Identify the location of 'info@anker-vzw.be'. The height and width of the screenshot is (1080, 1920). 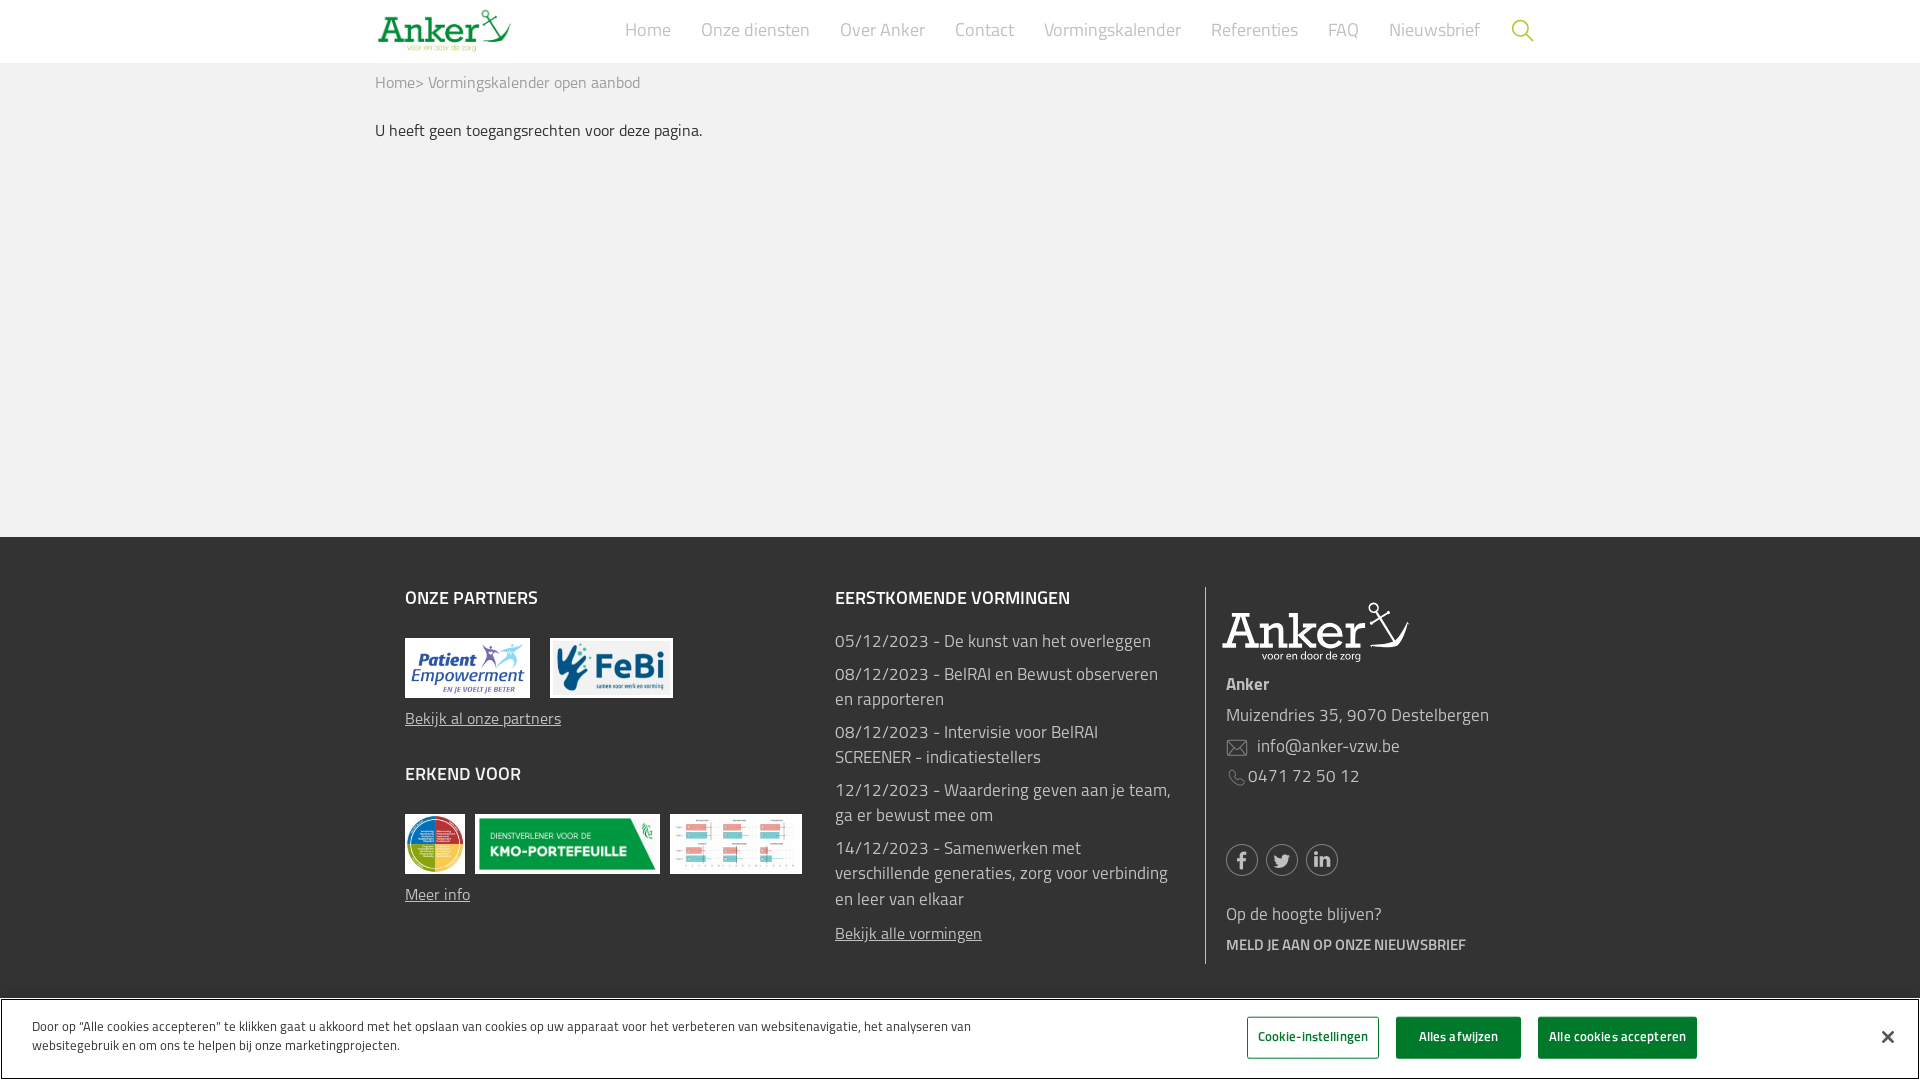
(1251, 747).